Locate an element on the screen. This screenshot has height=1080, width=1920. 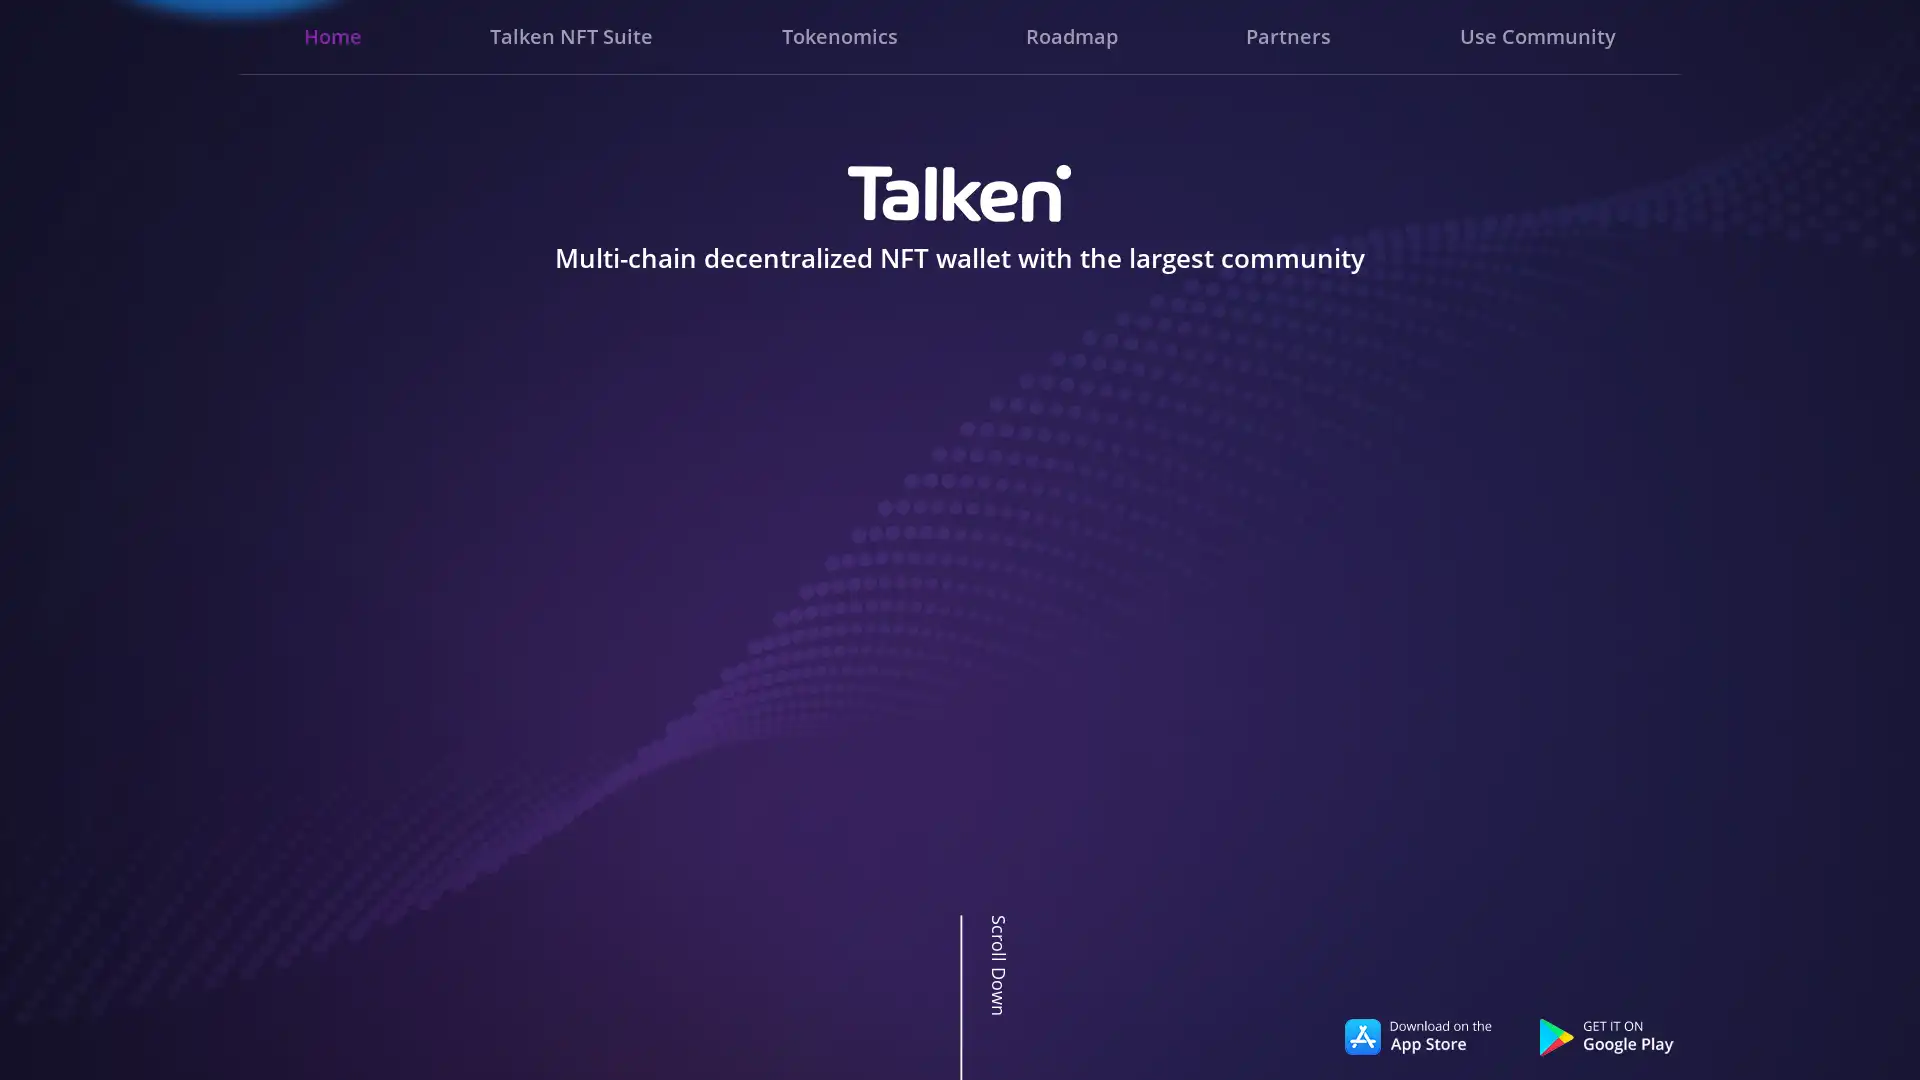
Go to slide 2 is located at coordinates (321, 848).